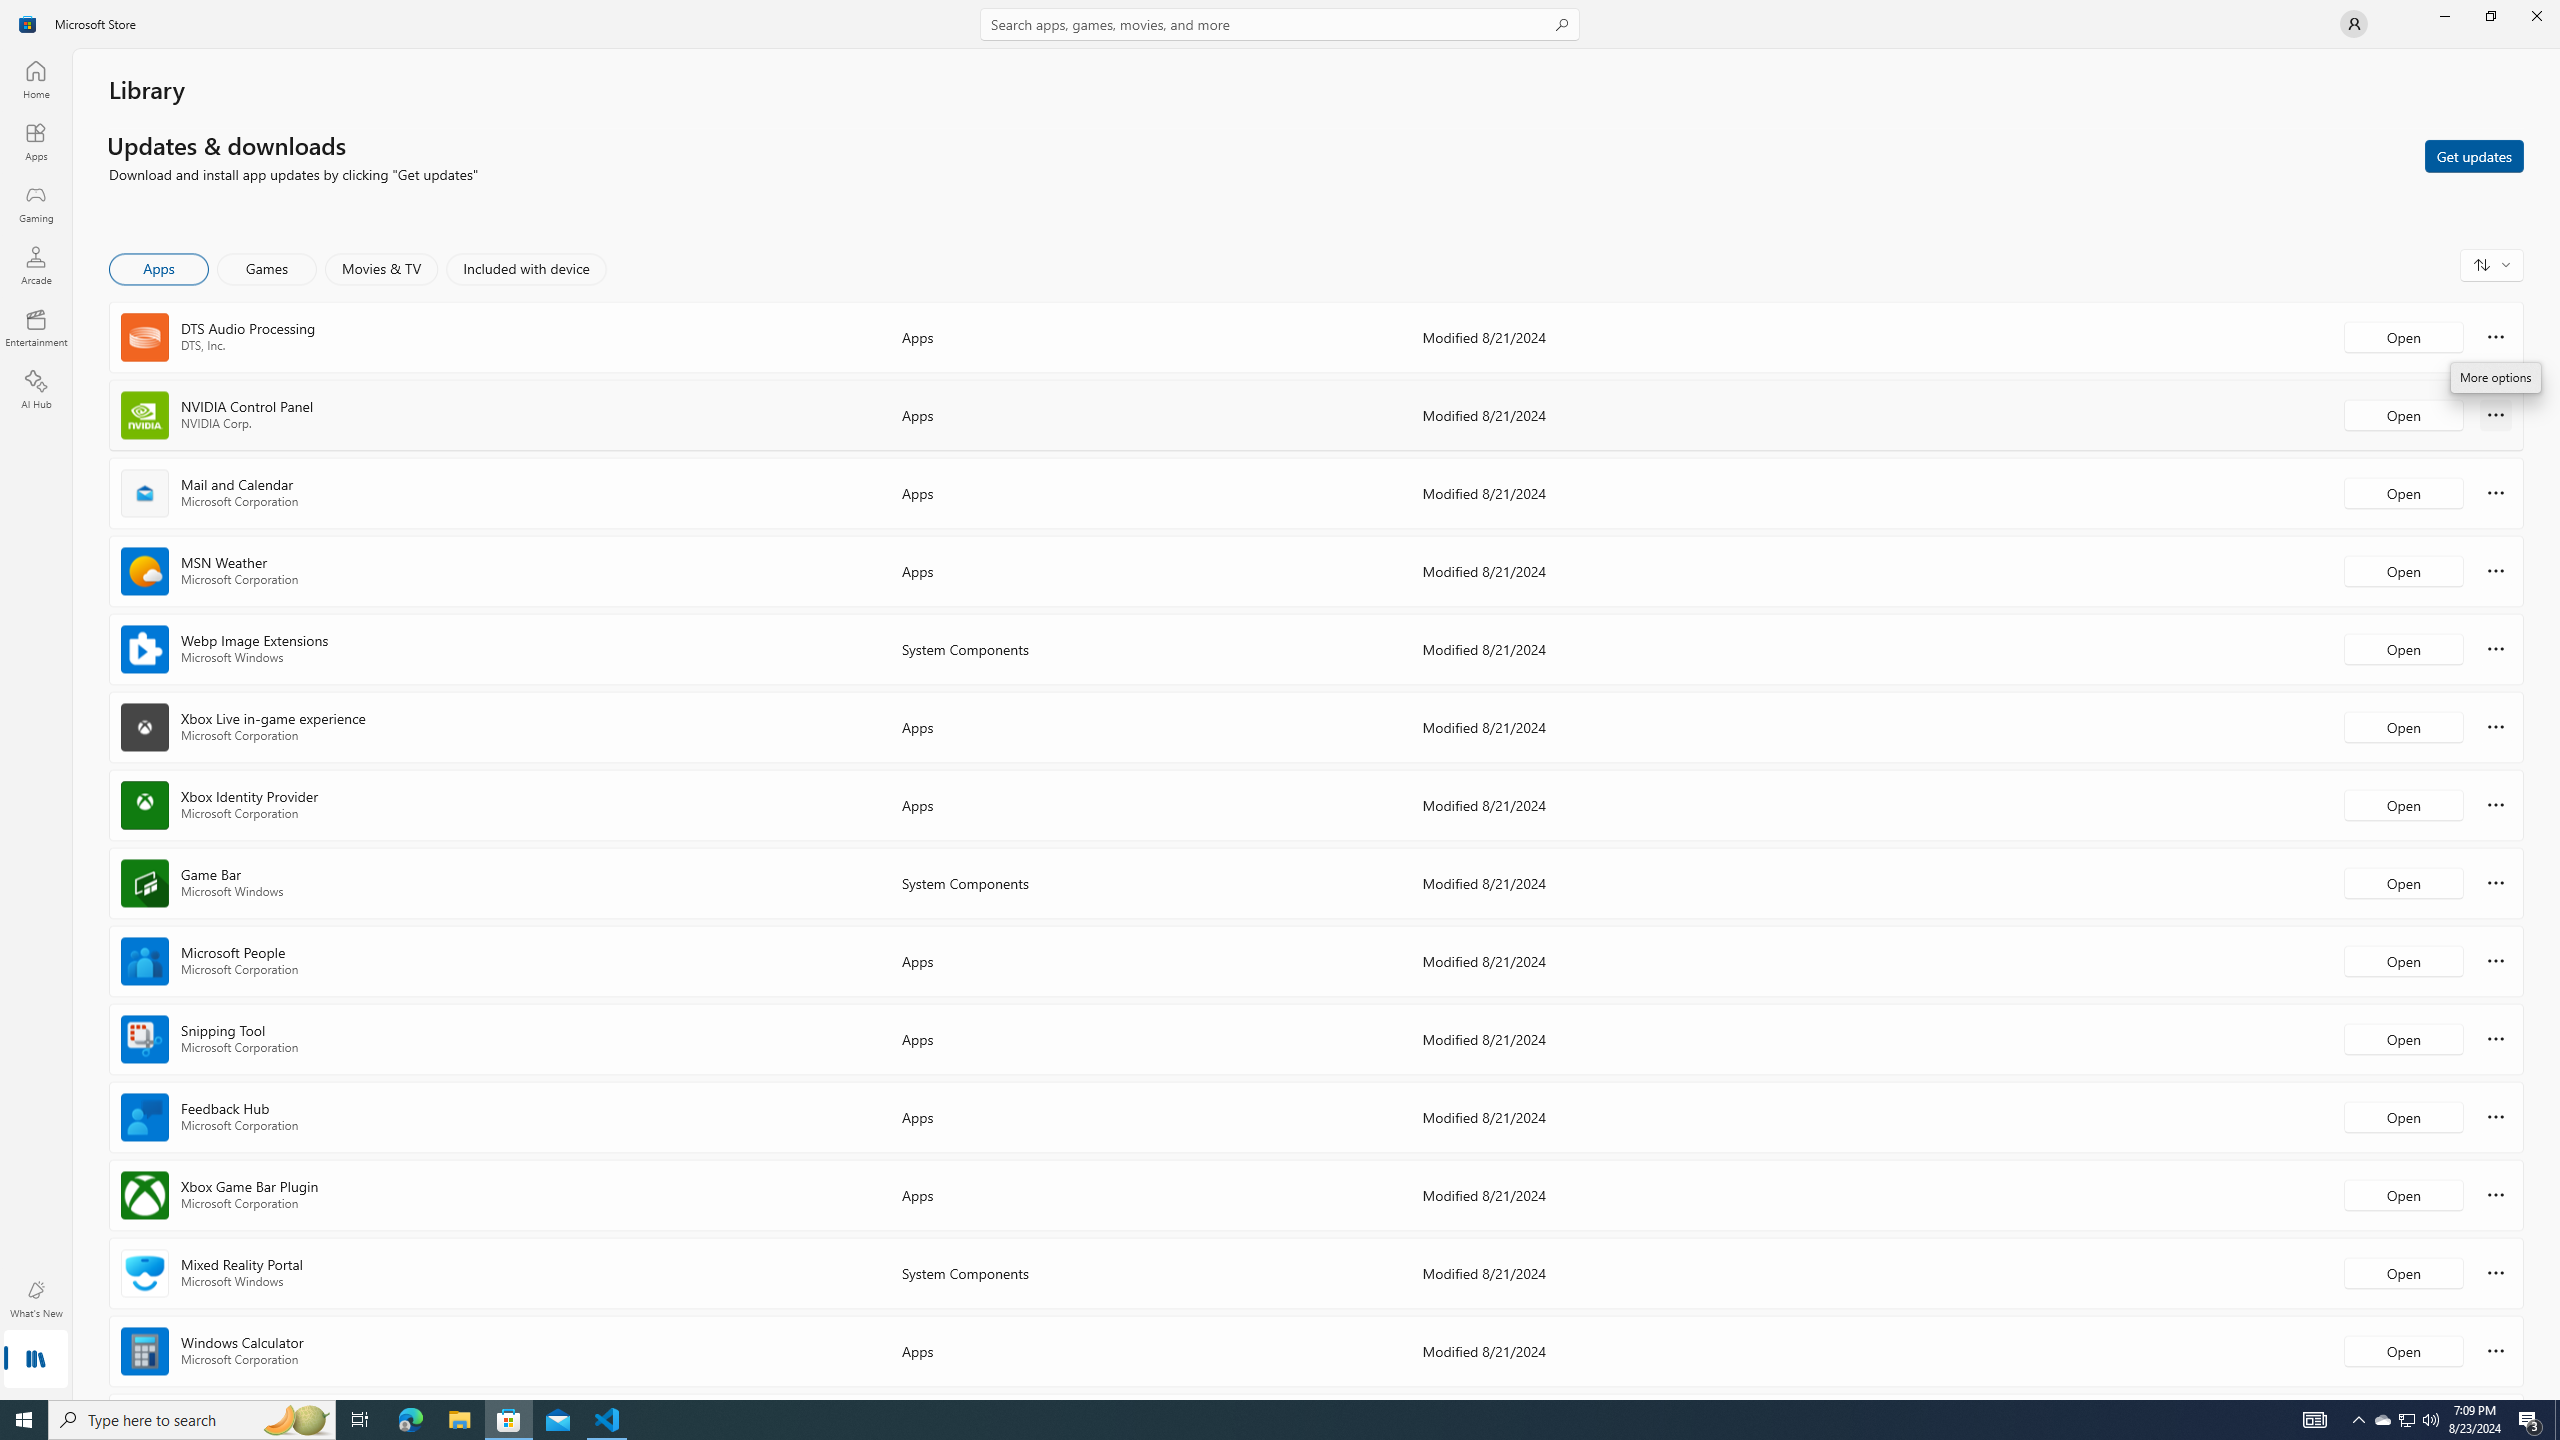 The image size is (2560, 1440). I want to click on 'Home', so click(34, 78).